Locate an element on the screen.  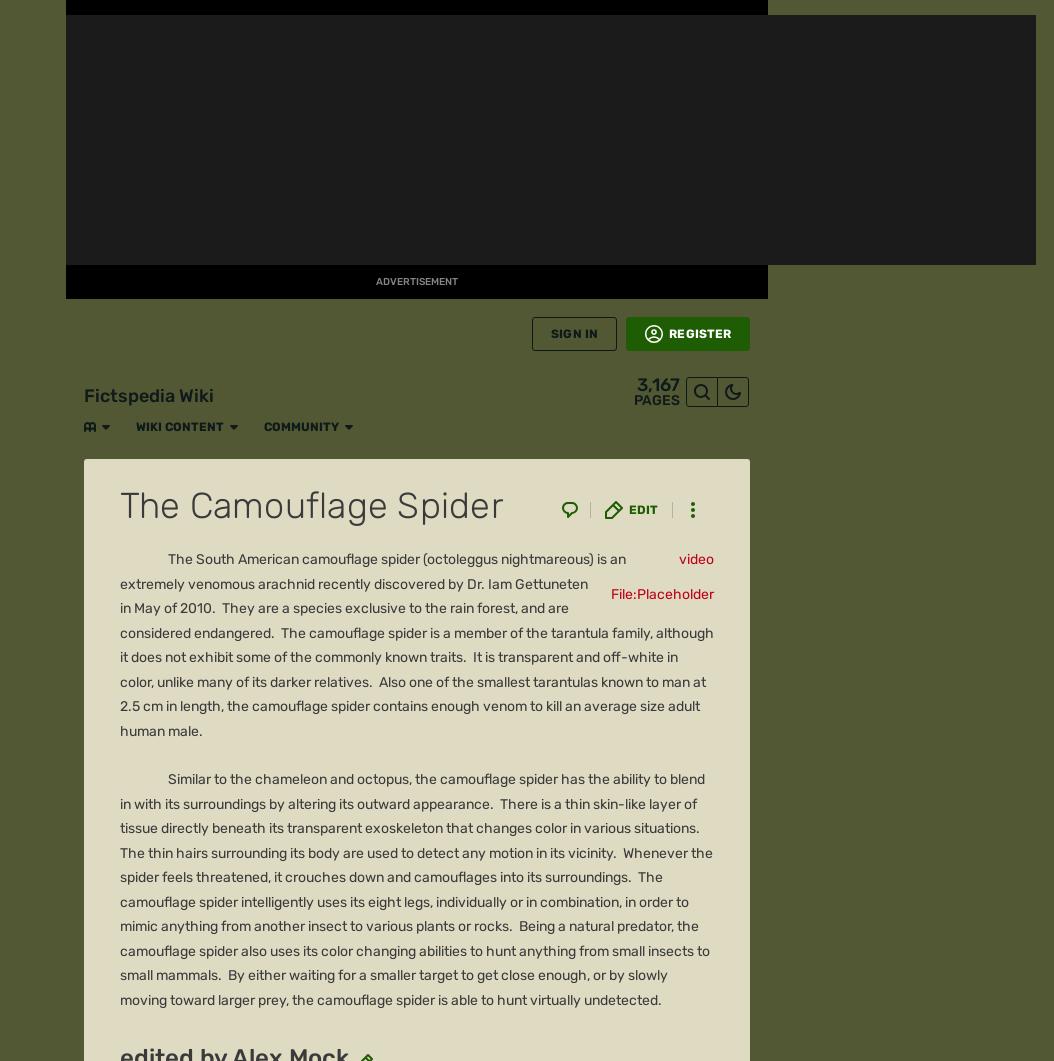
'Ghibli Wiki' is located at coordinates (578, 724).